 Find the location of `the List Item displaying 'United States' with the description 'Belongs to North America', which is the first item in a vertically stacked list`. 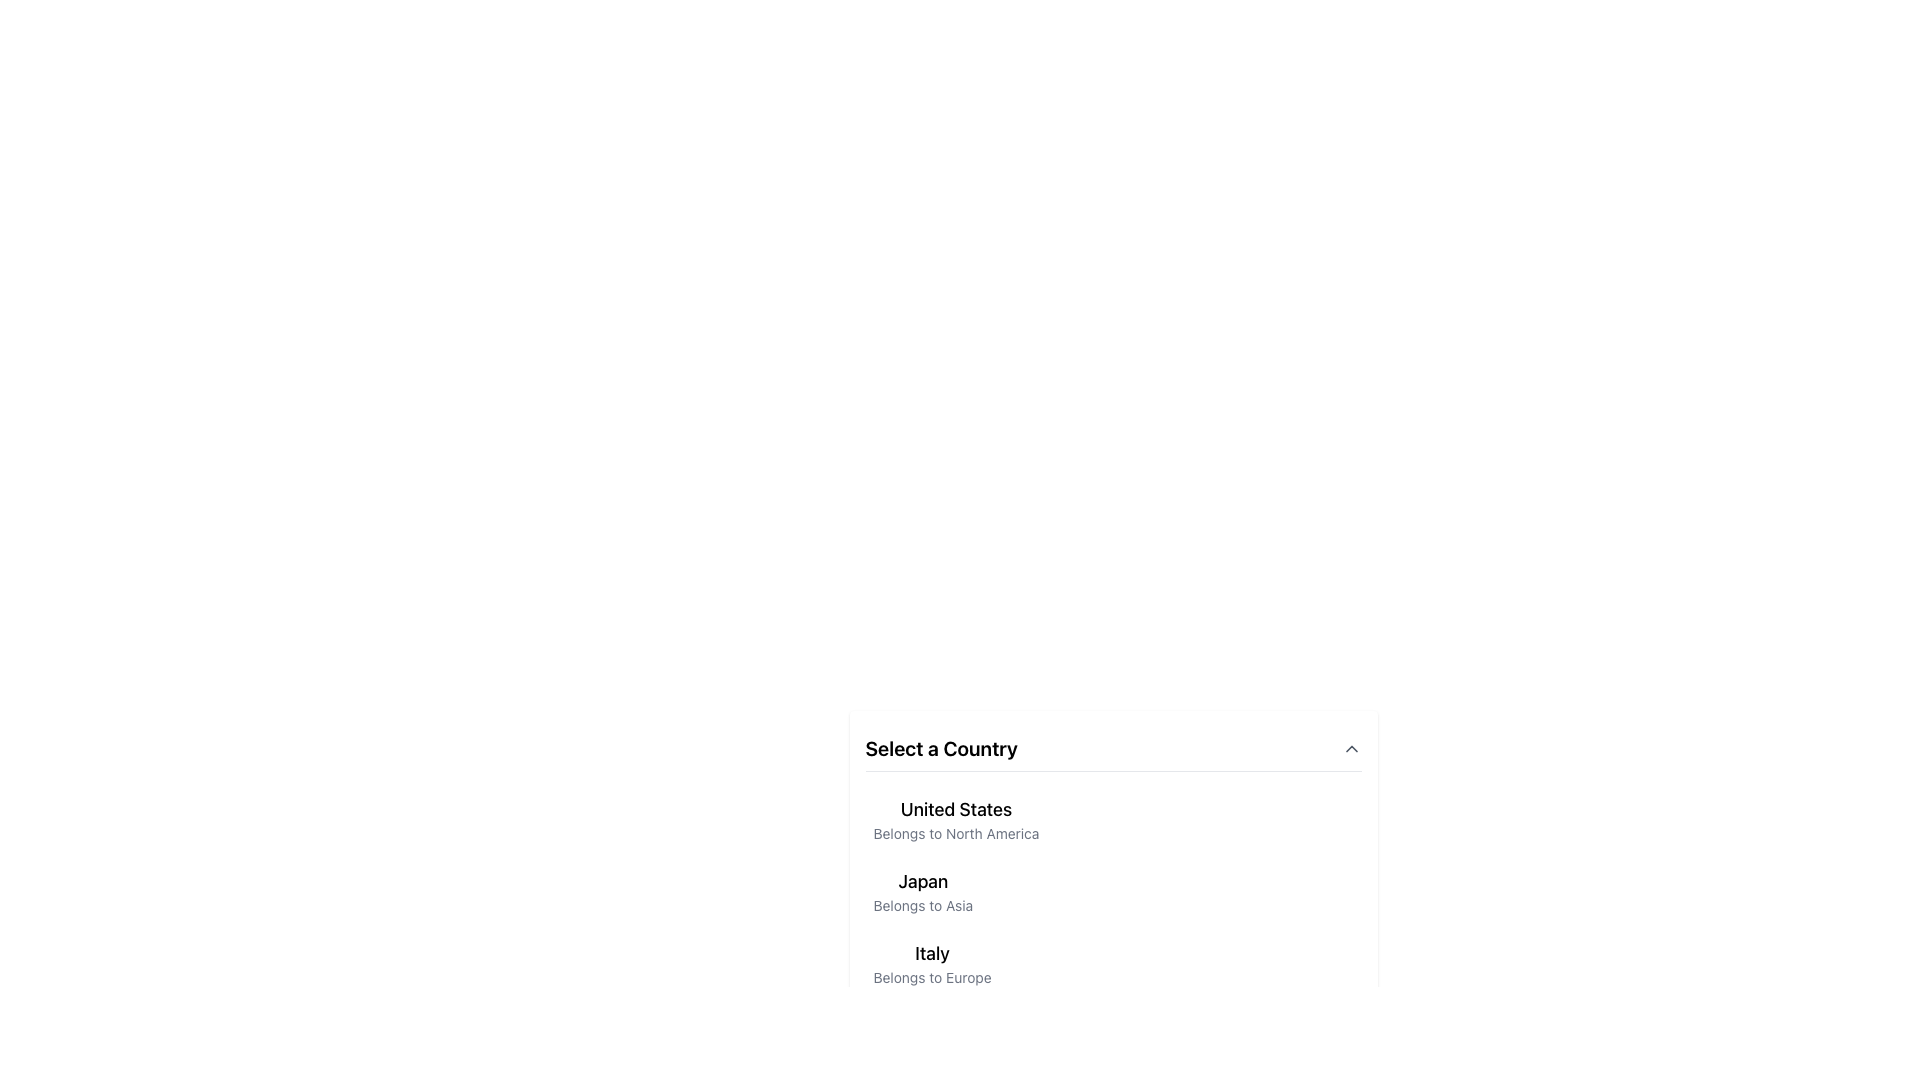

the List Item displaying 'United States' with the description 'Belongs to North America', which is the first item in a vertically stacked list is located at coordinates (1112, 820).